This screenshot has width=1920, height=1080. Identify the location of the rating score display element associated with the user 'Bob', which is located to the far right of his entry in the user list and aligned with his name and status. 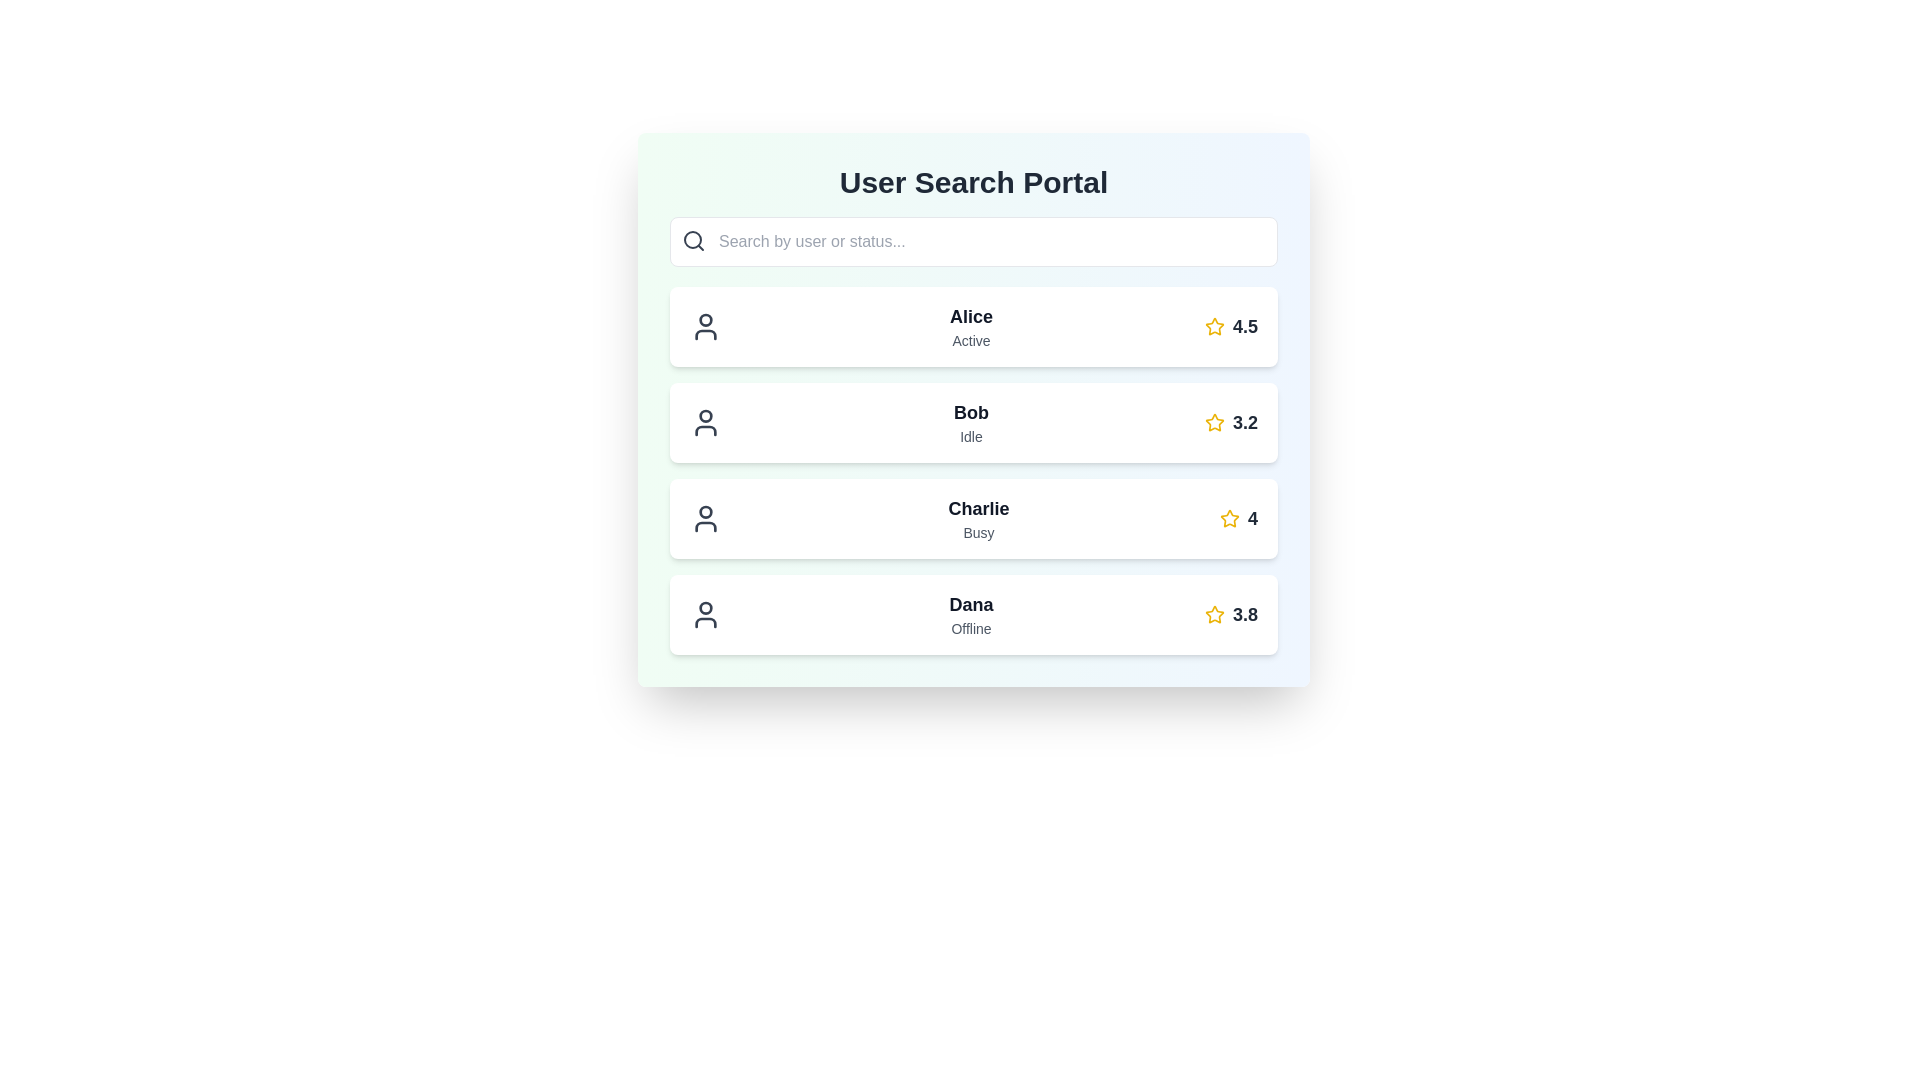
(1230, 422).